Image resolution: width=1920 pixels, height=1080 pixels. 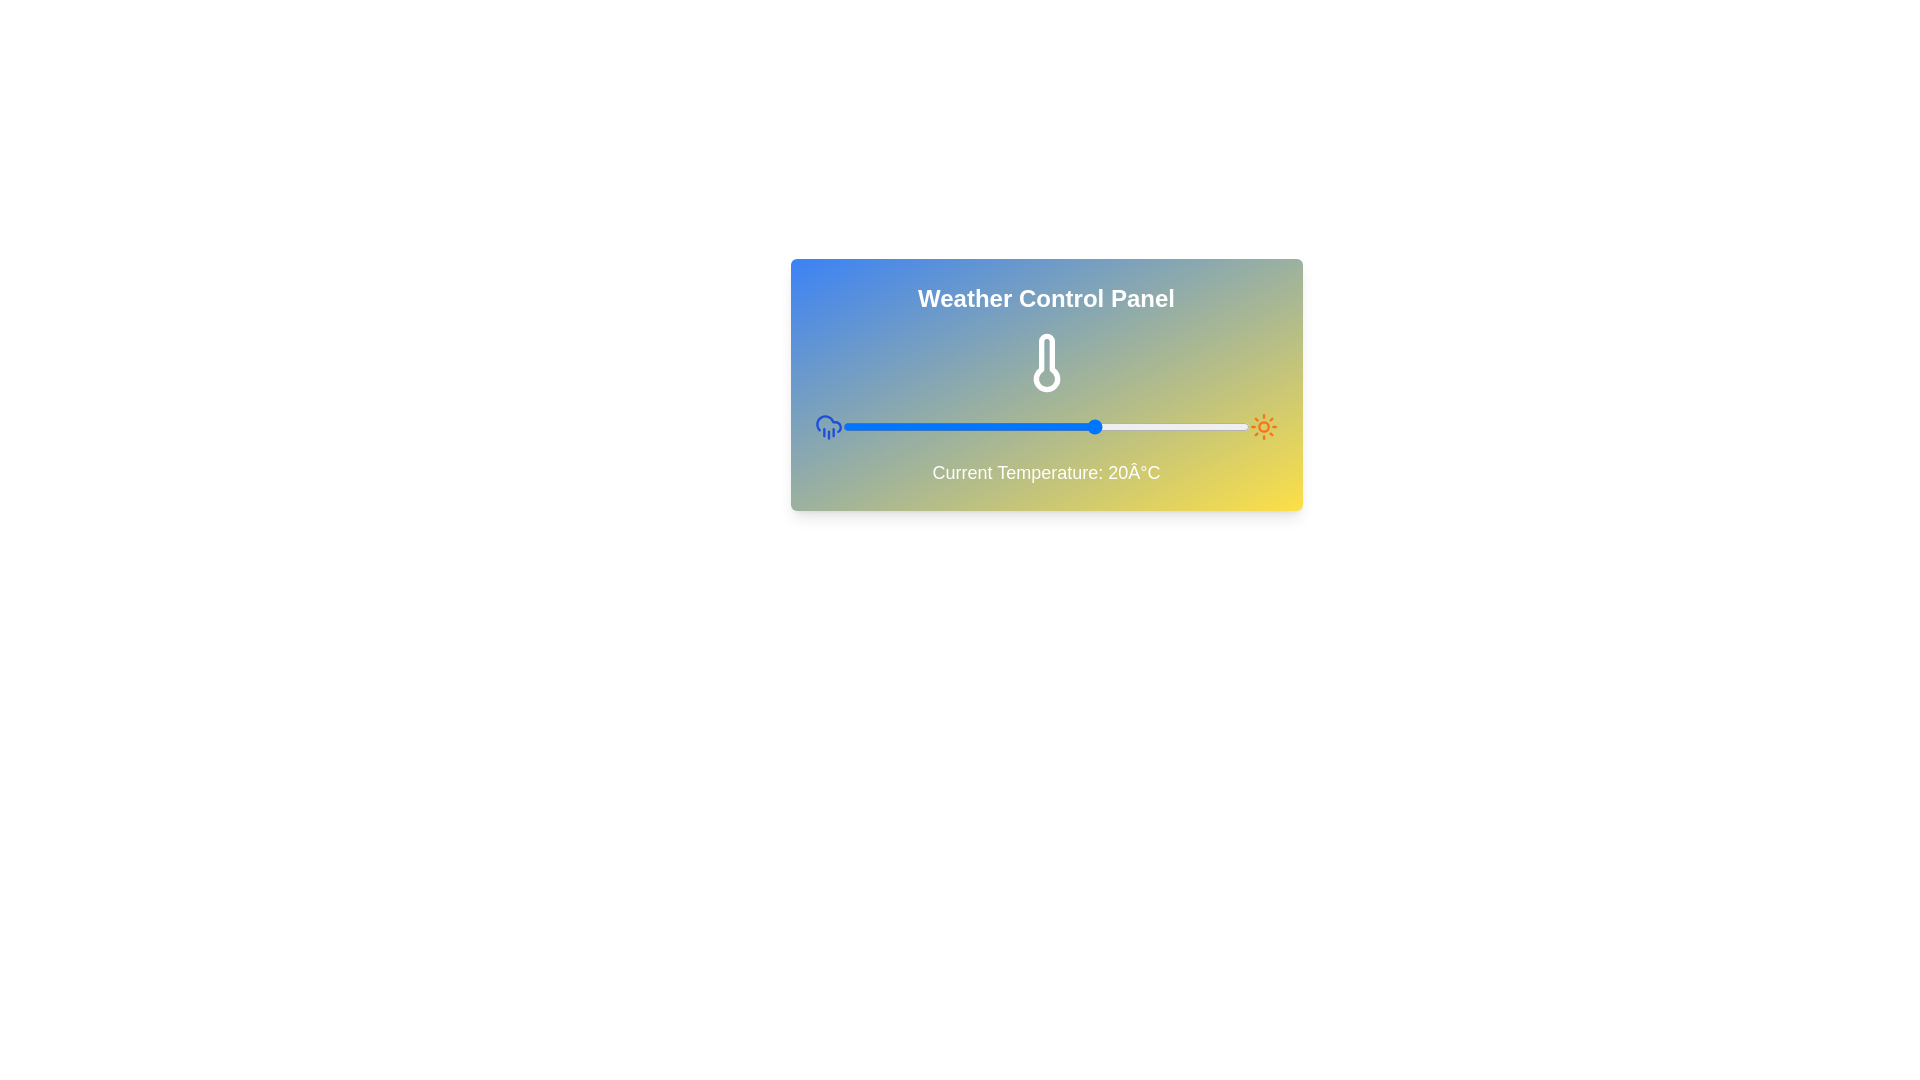 What do you see at coordinates (1158, 426) in the screenshot?
I see `the temperature slider to 32°C` at bounding box center [1158, 426].